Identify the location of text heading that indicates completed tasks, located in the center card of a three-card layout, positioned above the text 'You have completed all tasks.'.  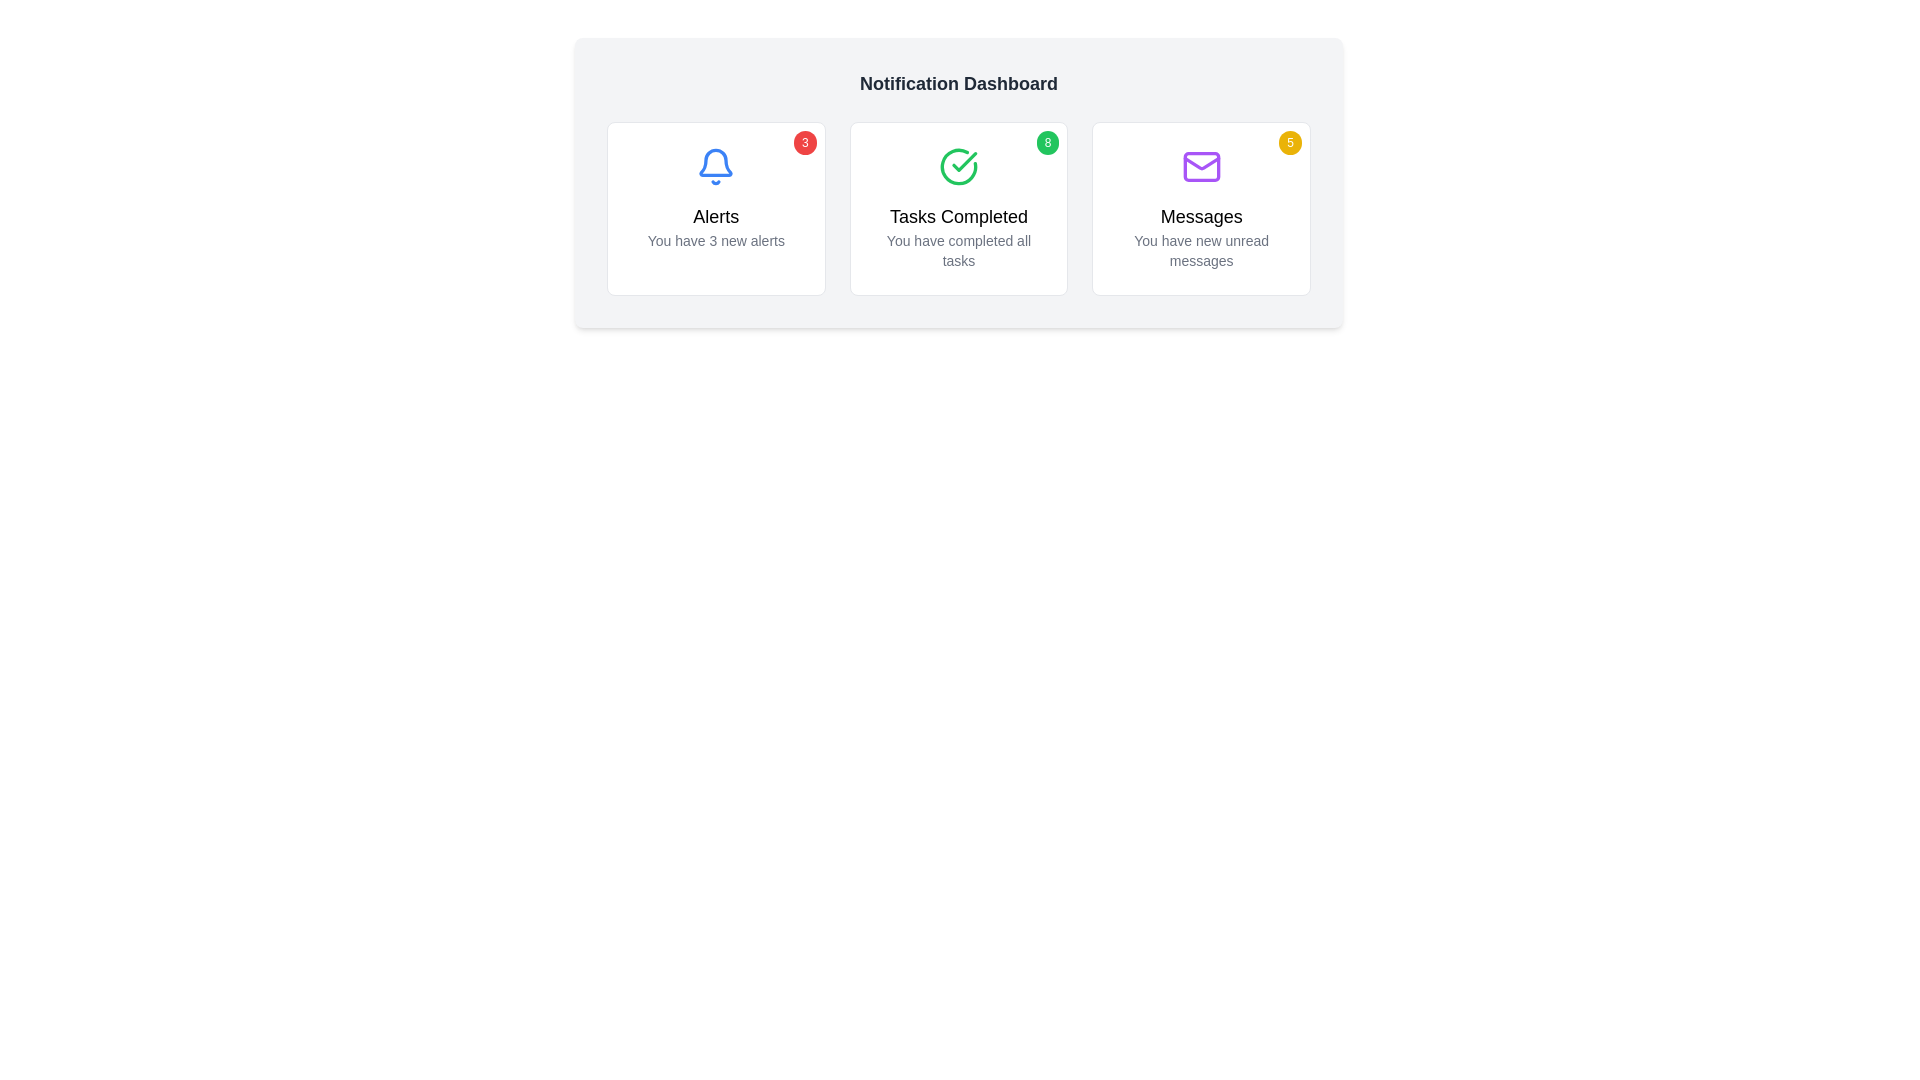
(958, 216).